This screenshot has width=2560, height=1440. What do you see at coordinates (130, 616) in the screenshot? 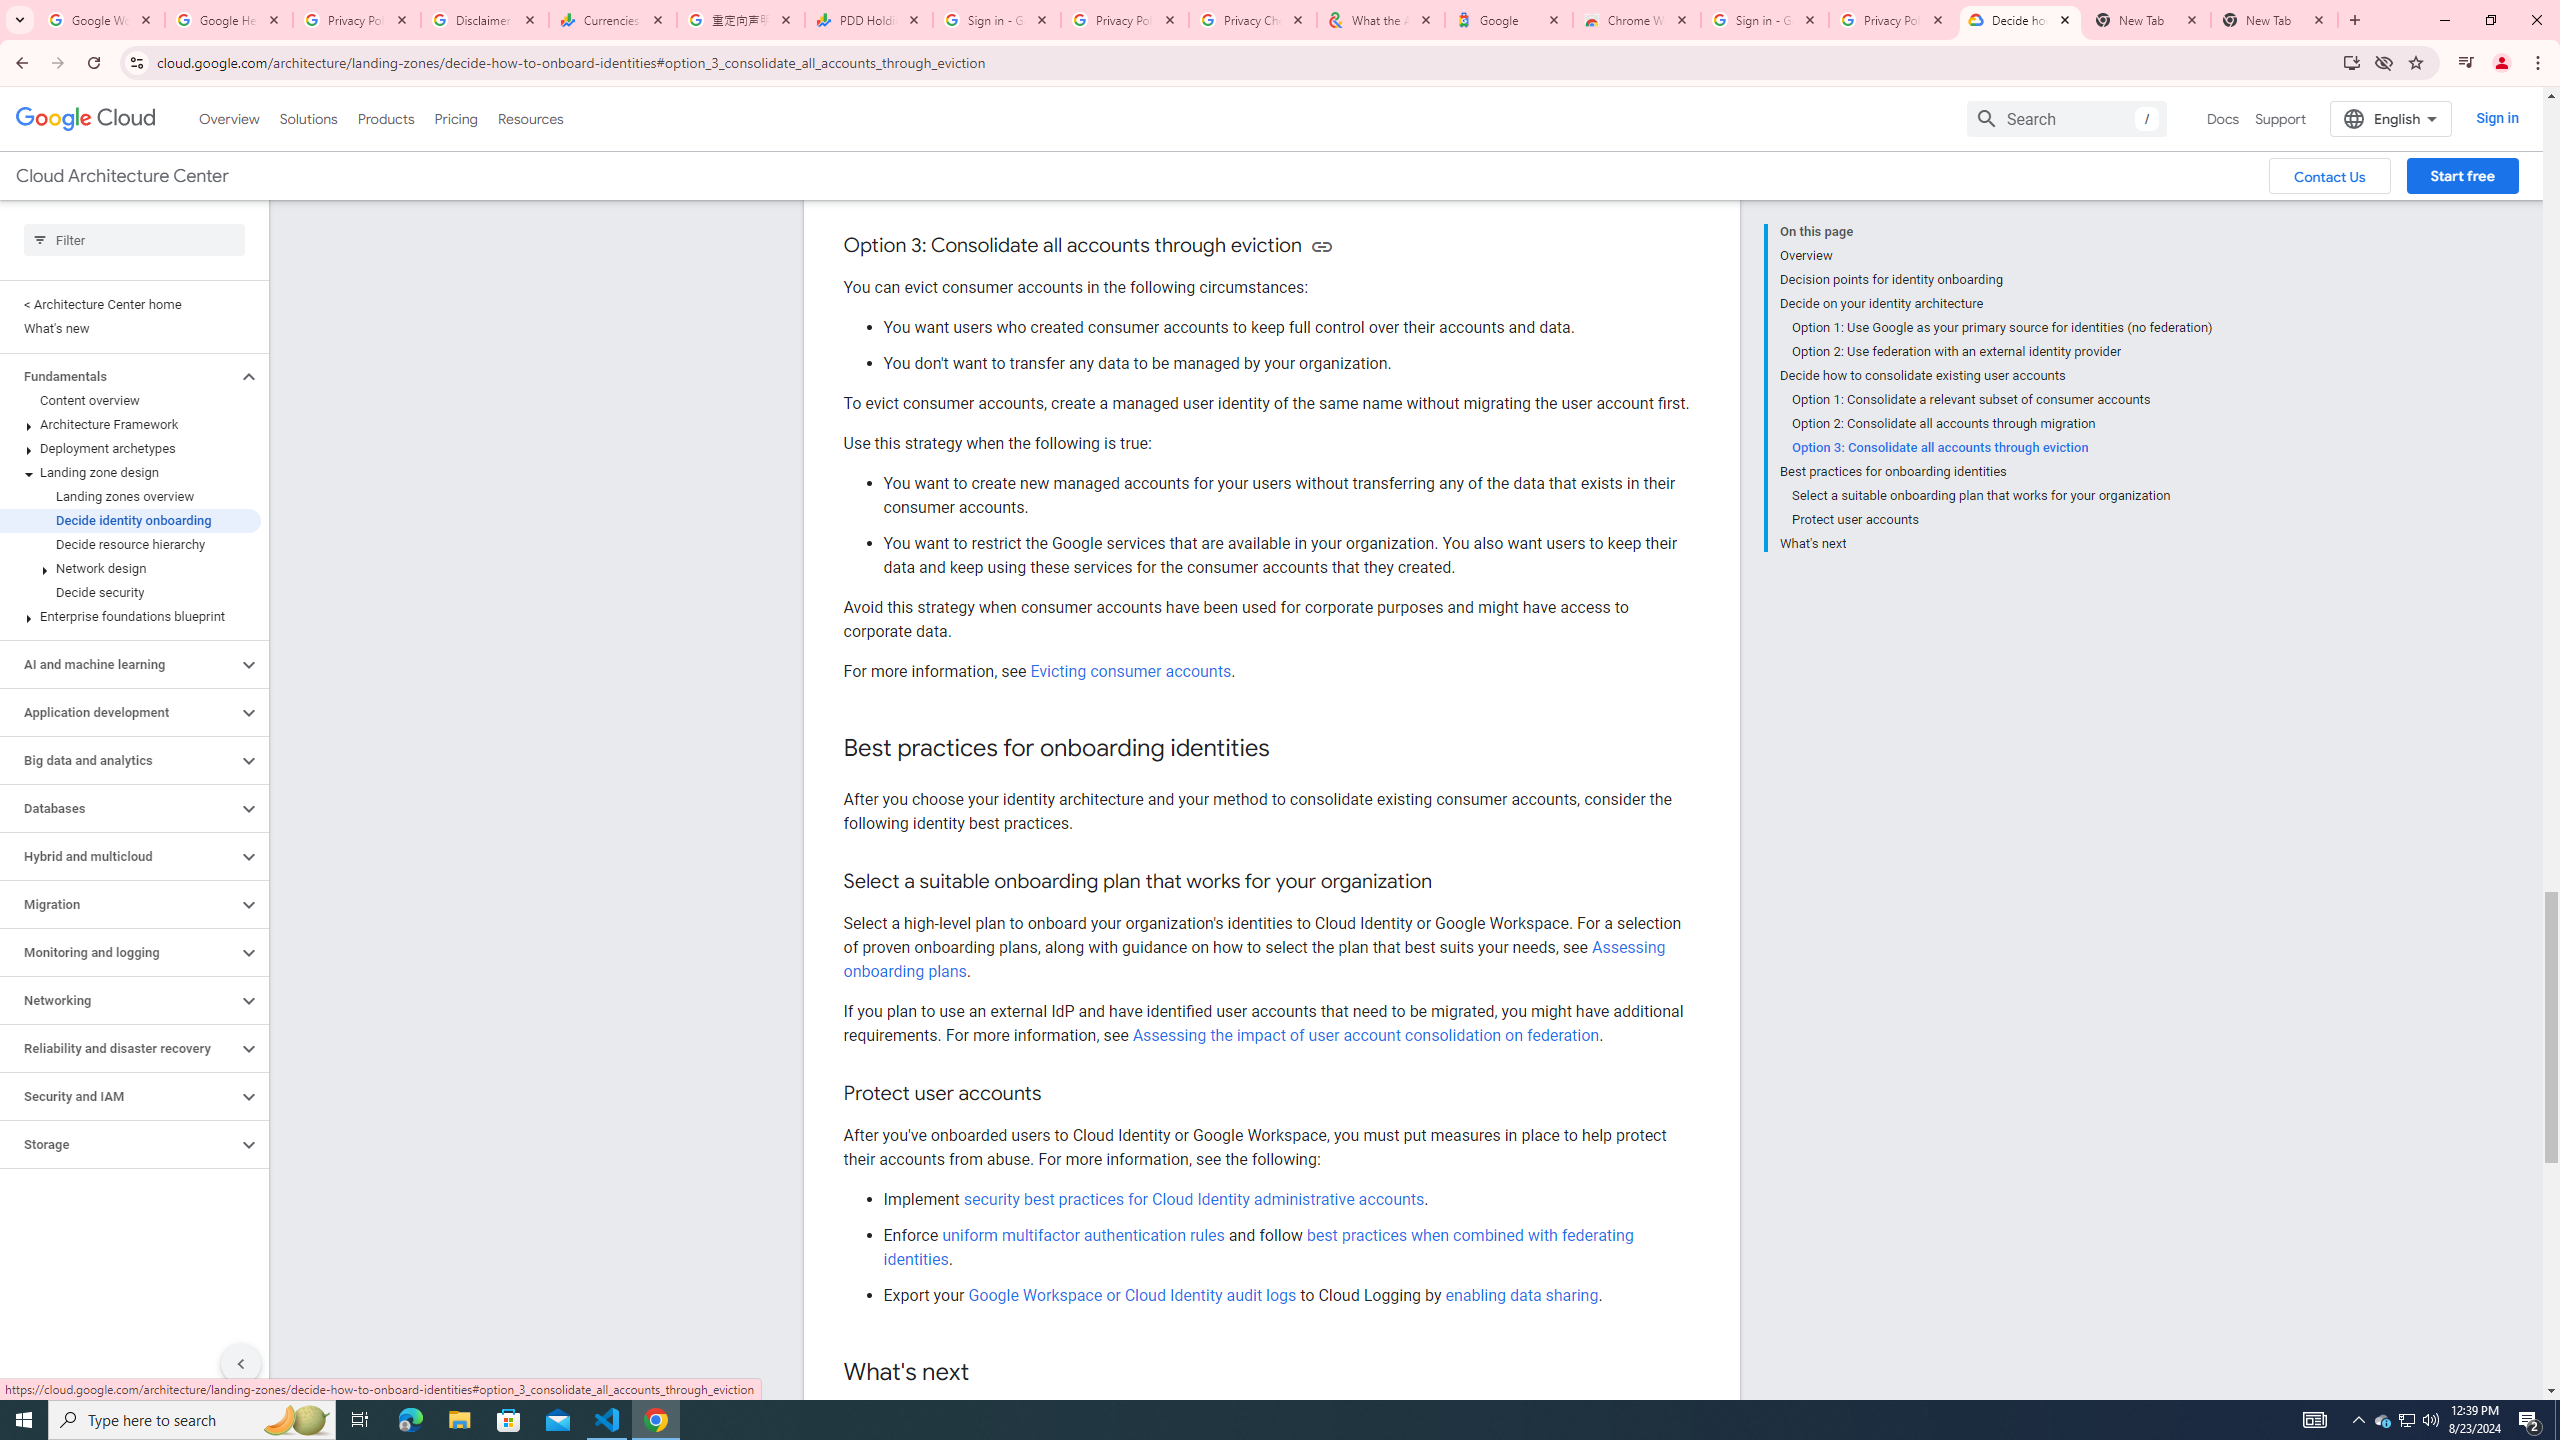
I see `'Enterprise foundations blueprint'` at bounding box center [130, 616].